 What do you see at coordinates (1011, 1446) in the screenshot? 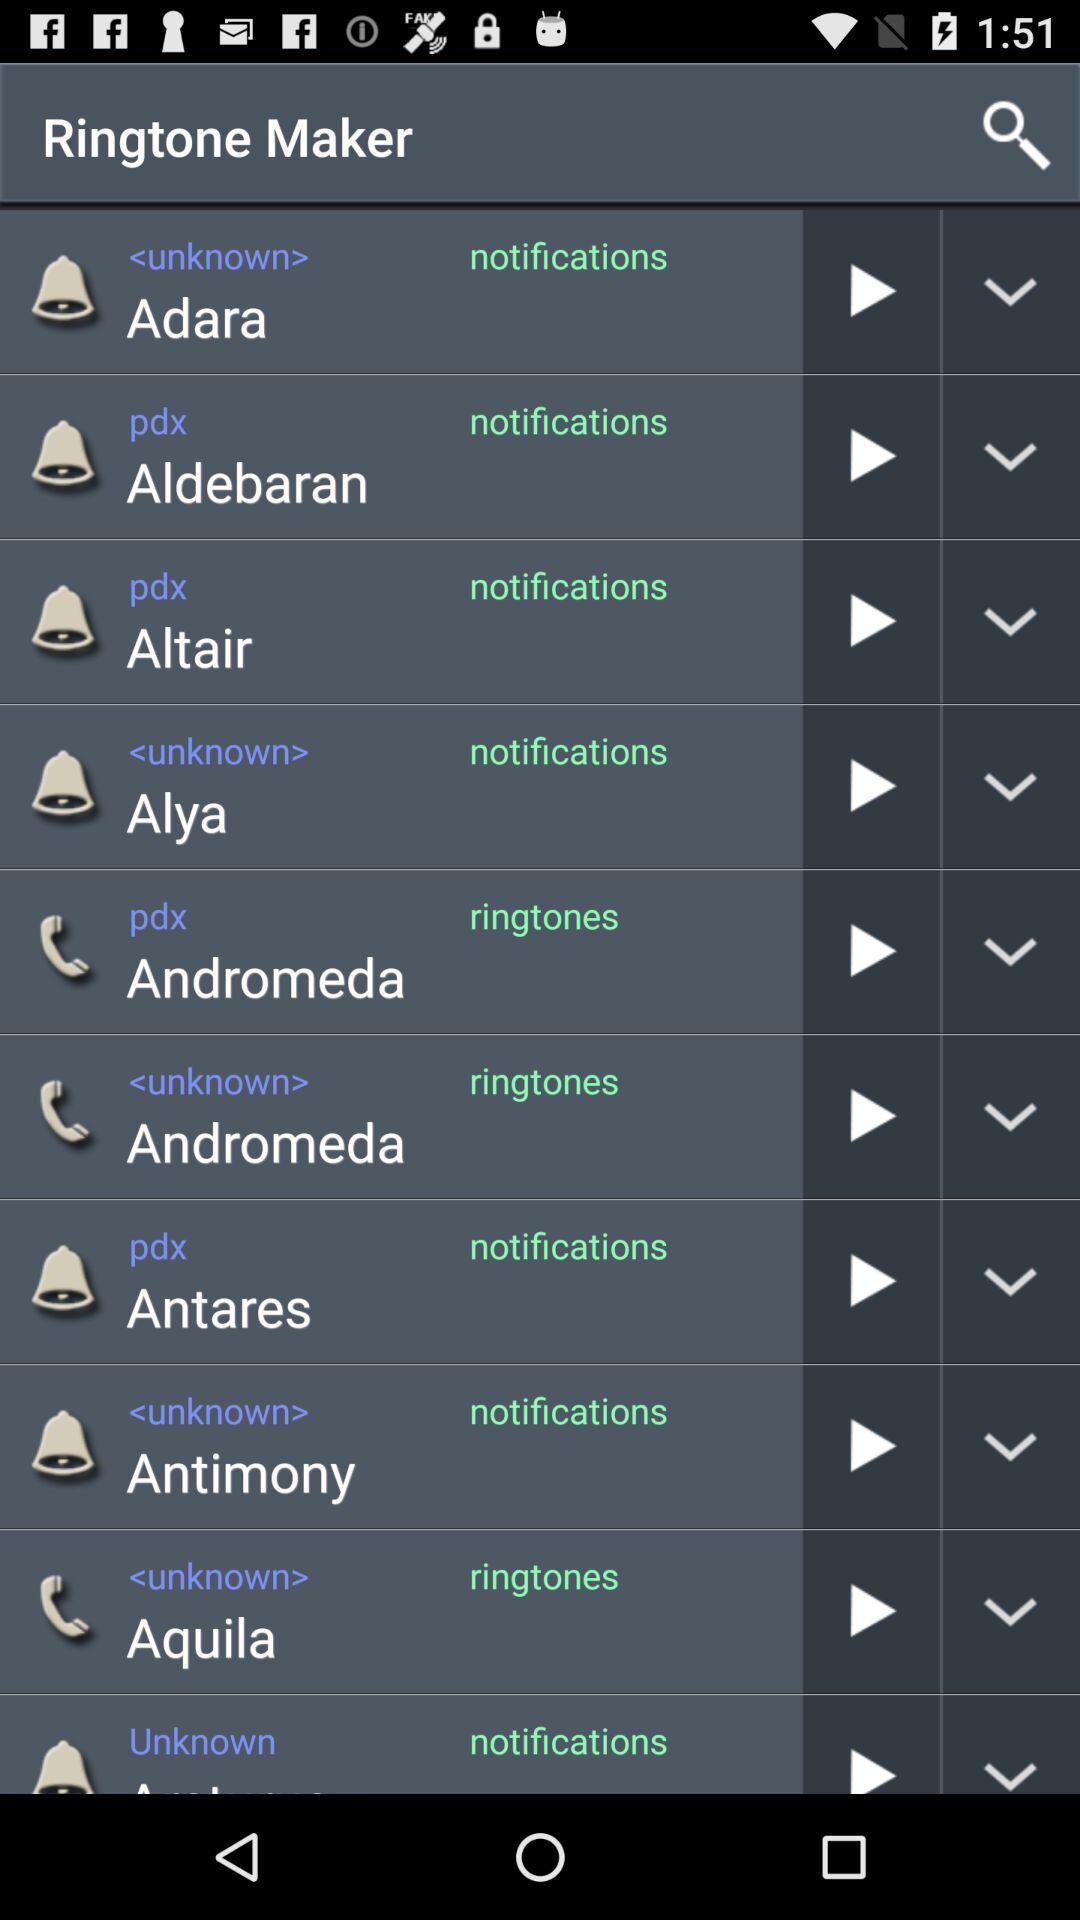
I see `drop down button` at bounding box center [1011, 1446].